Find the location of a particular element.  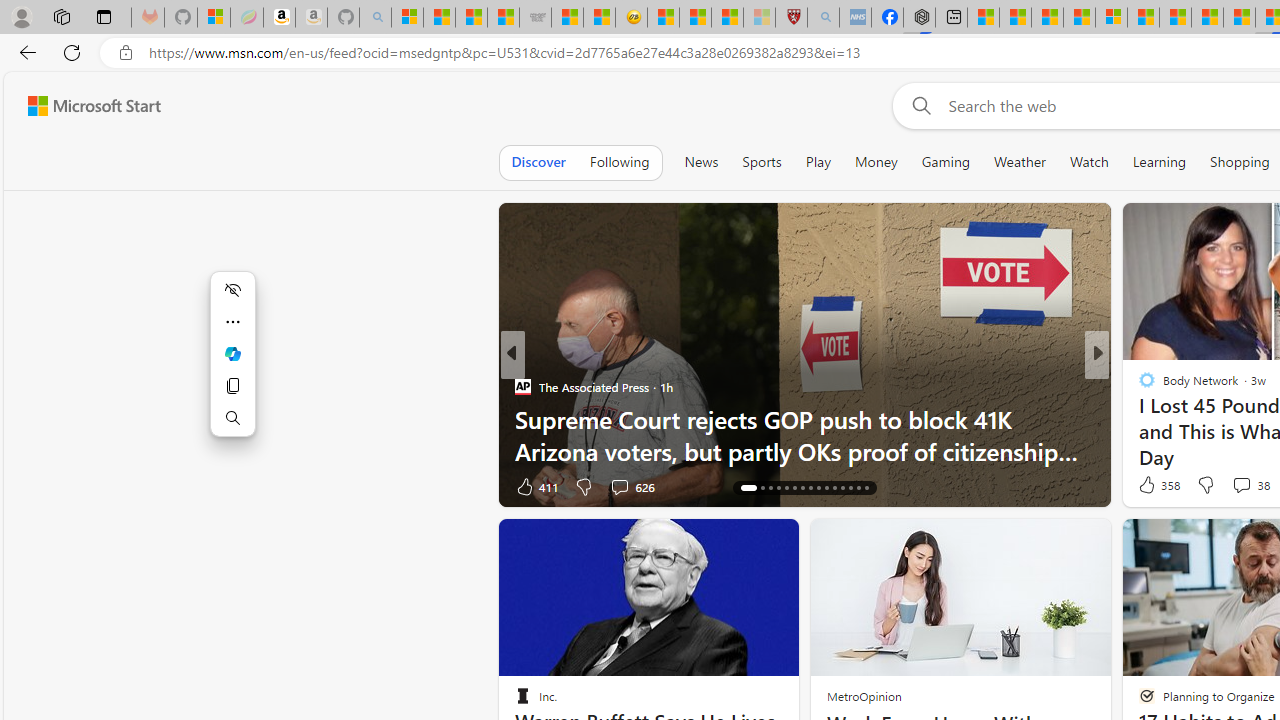

'View comments 626 Comment' is located at coordinates (631, 486).